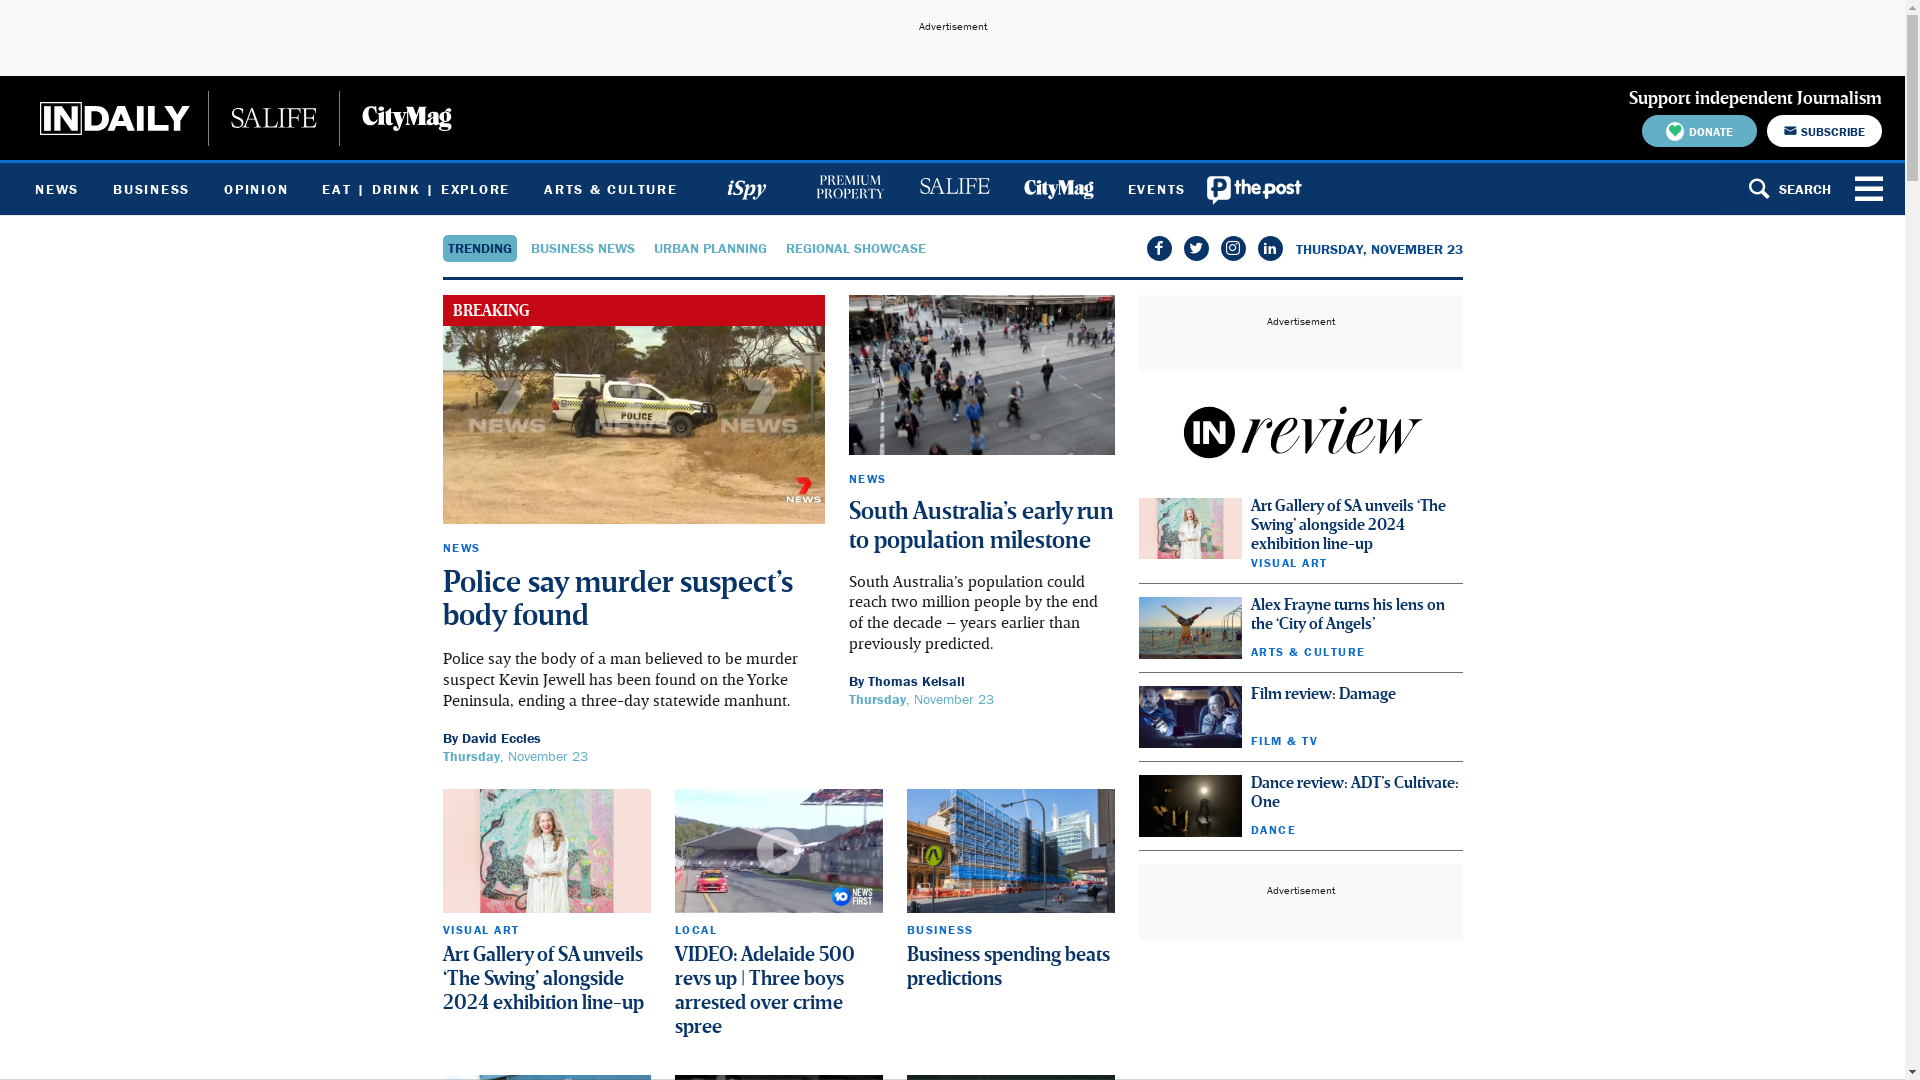 This screenshot has height=1080, width=1920. What do you see at coordinates (1283, 740) in the screenshot?
I see `'FILM & TV'` at bounding box center [1283, 740].